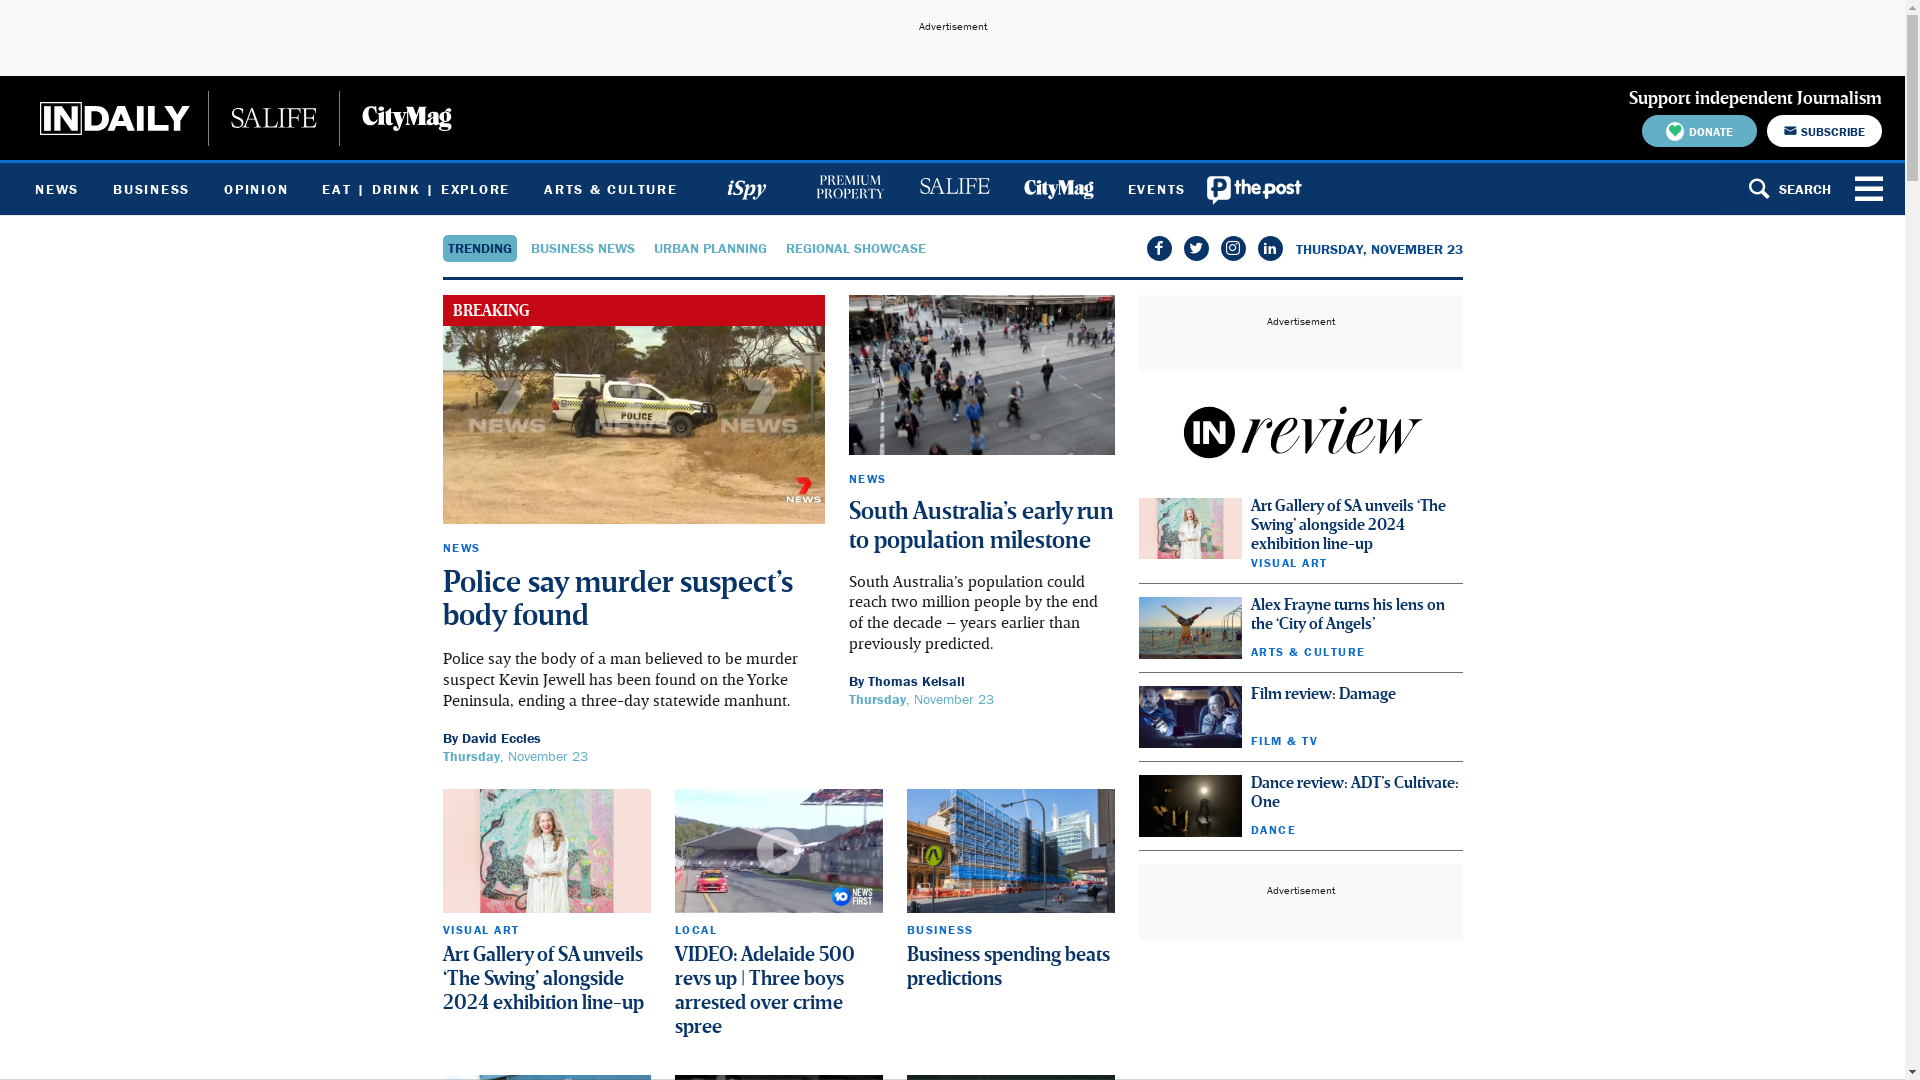 This screenshot has height=1080, width=1920. What do you see at coordinates (1283, 740) in the screenshot?
I see `'FILM & TV'` at bounding box center [1283, 740].